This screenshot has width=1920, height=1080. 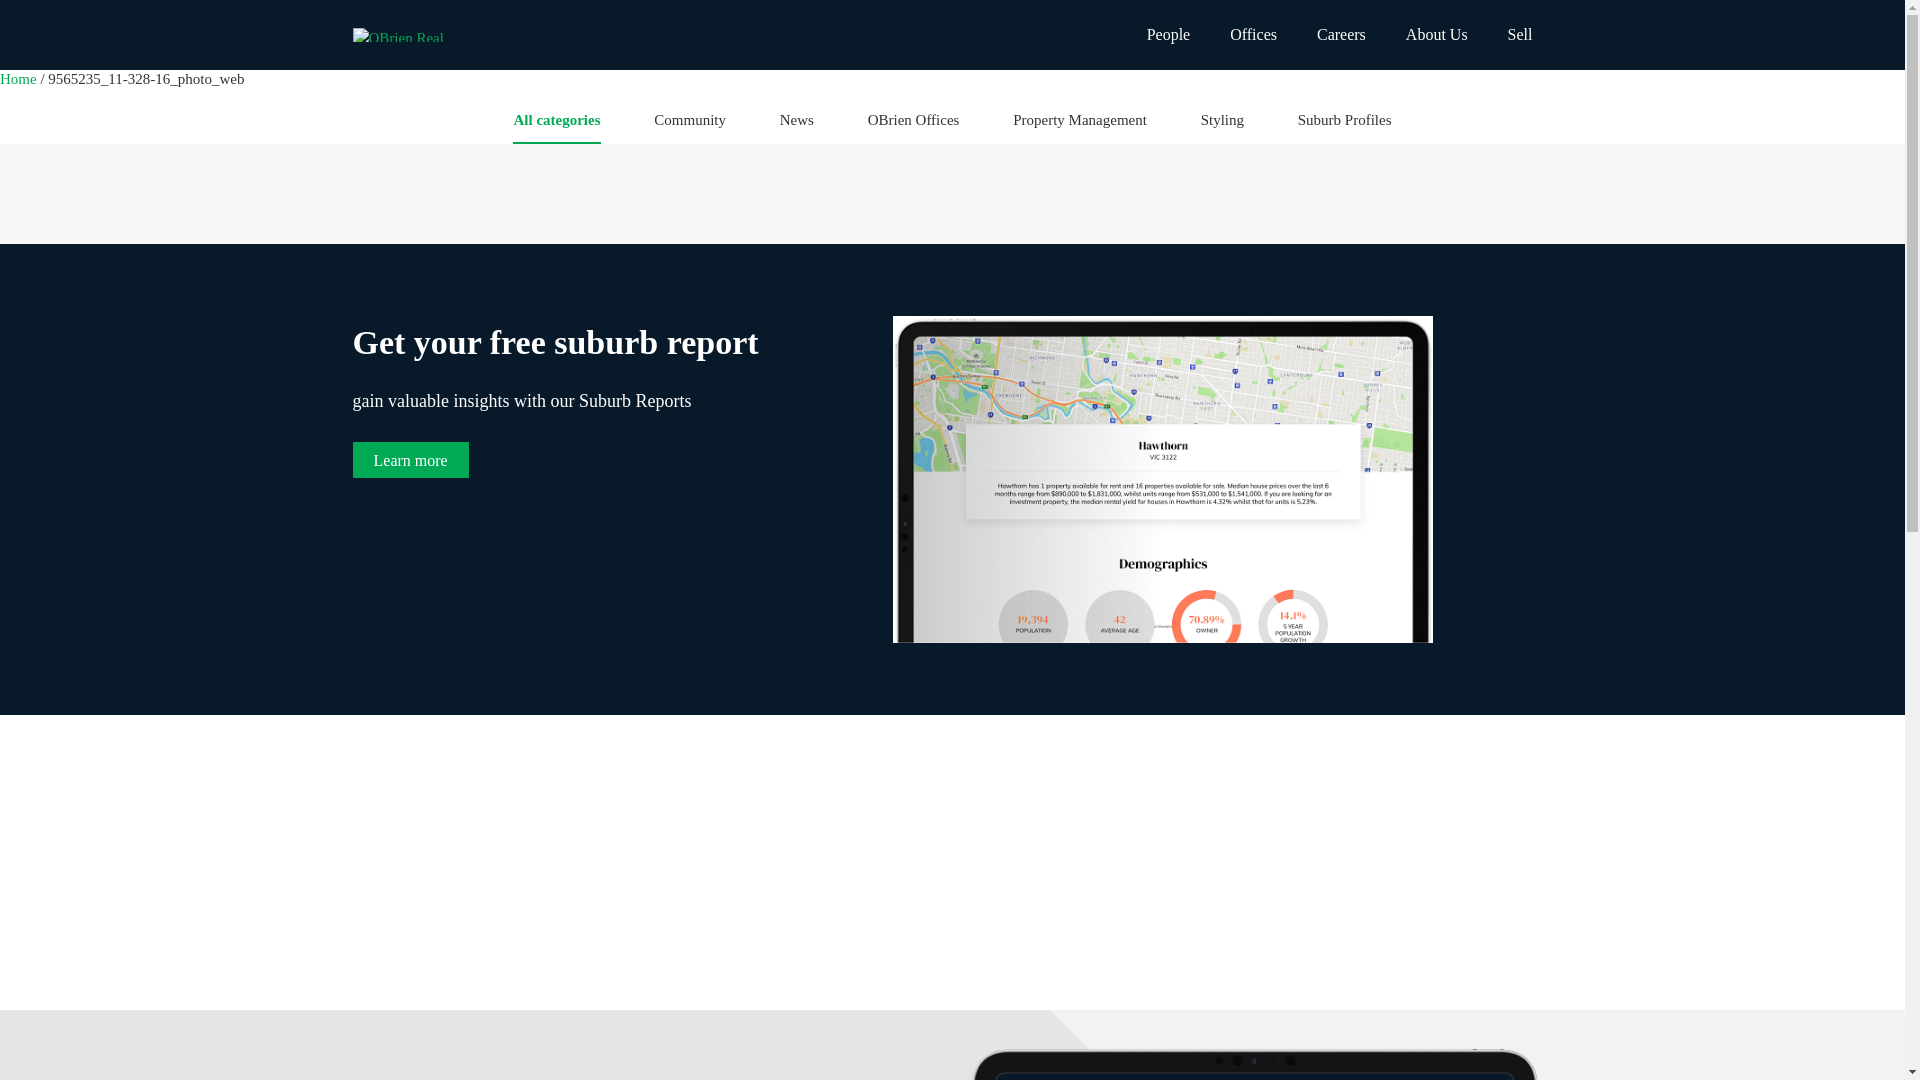 What do you see at coordinates (1169, 34) in the screenshot?
I see `'People'` at bounding box center [1169, 34].